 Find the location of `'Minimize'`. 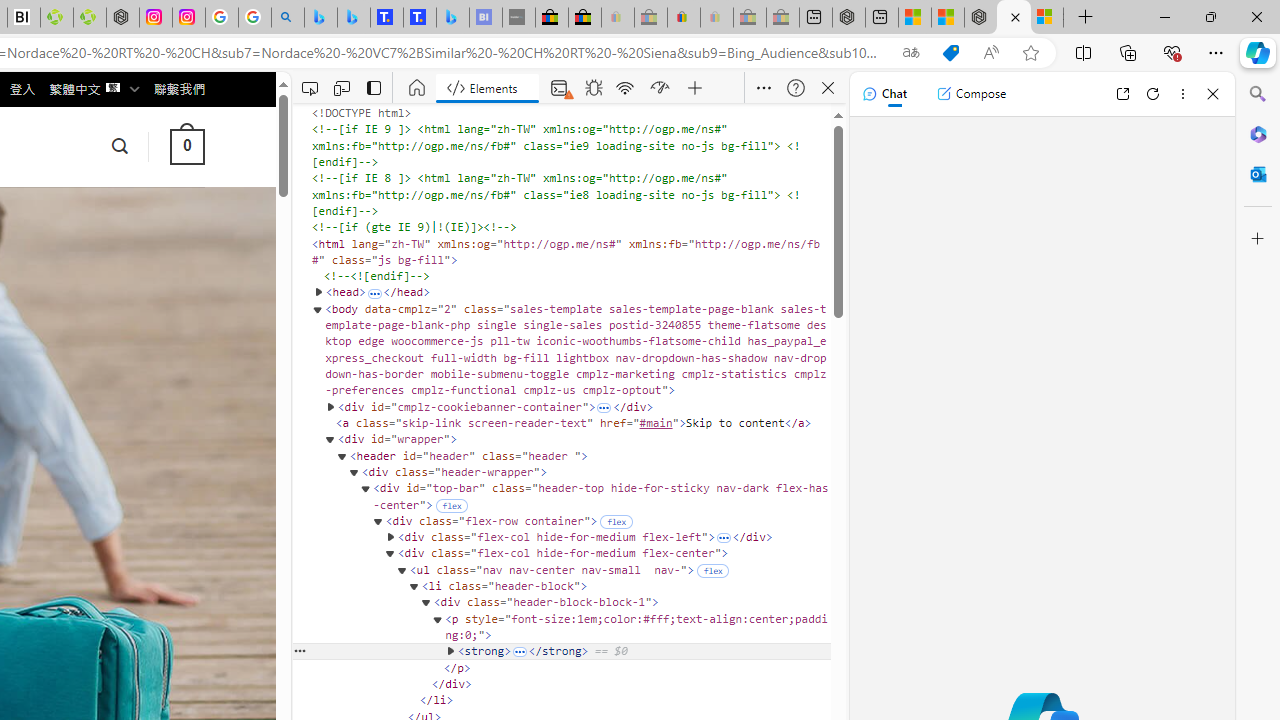

'Minimize' is located at coordinates (1164, 16).